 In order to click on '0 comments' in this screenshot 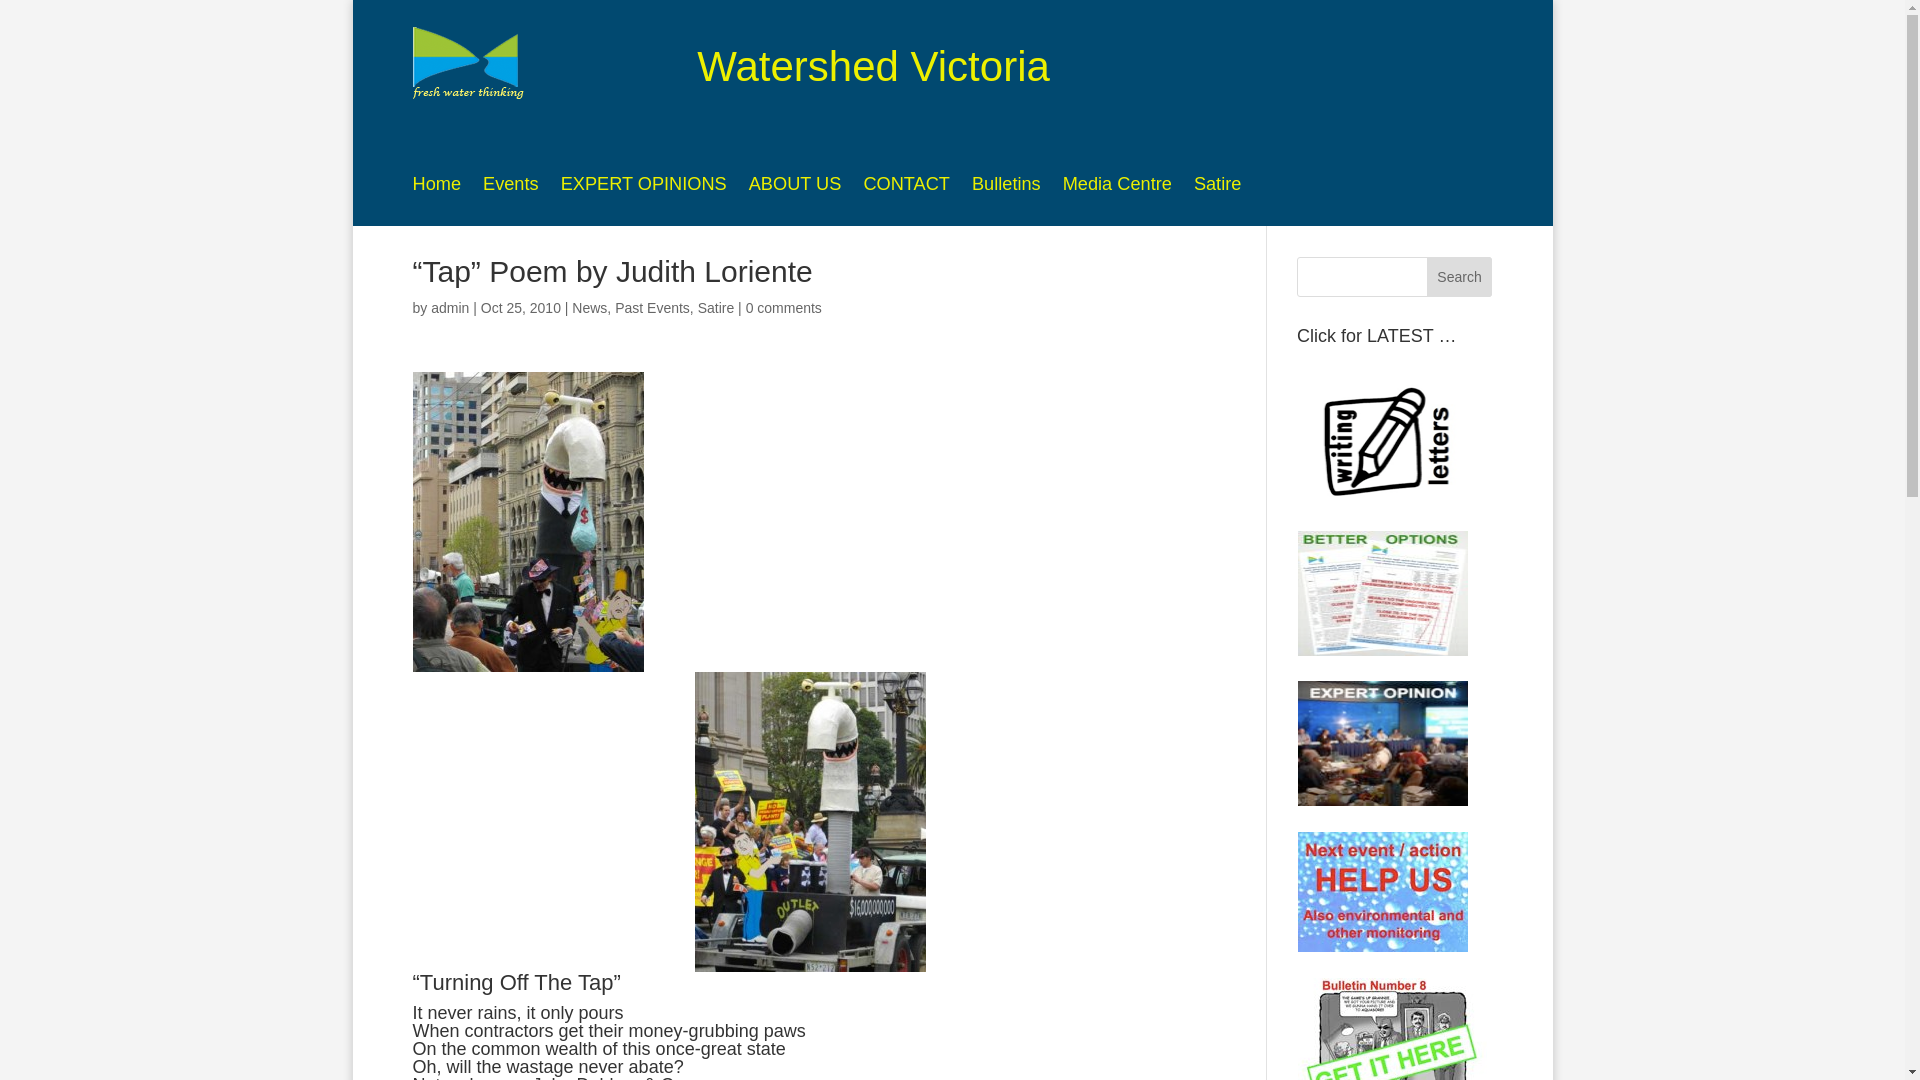, I will do `click(782, 308)`.